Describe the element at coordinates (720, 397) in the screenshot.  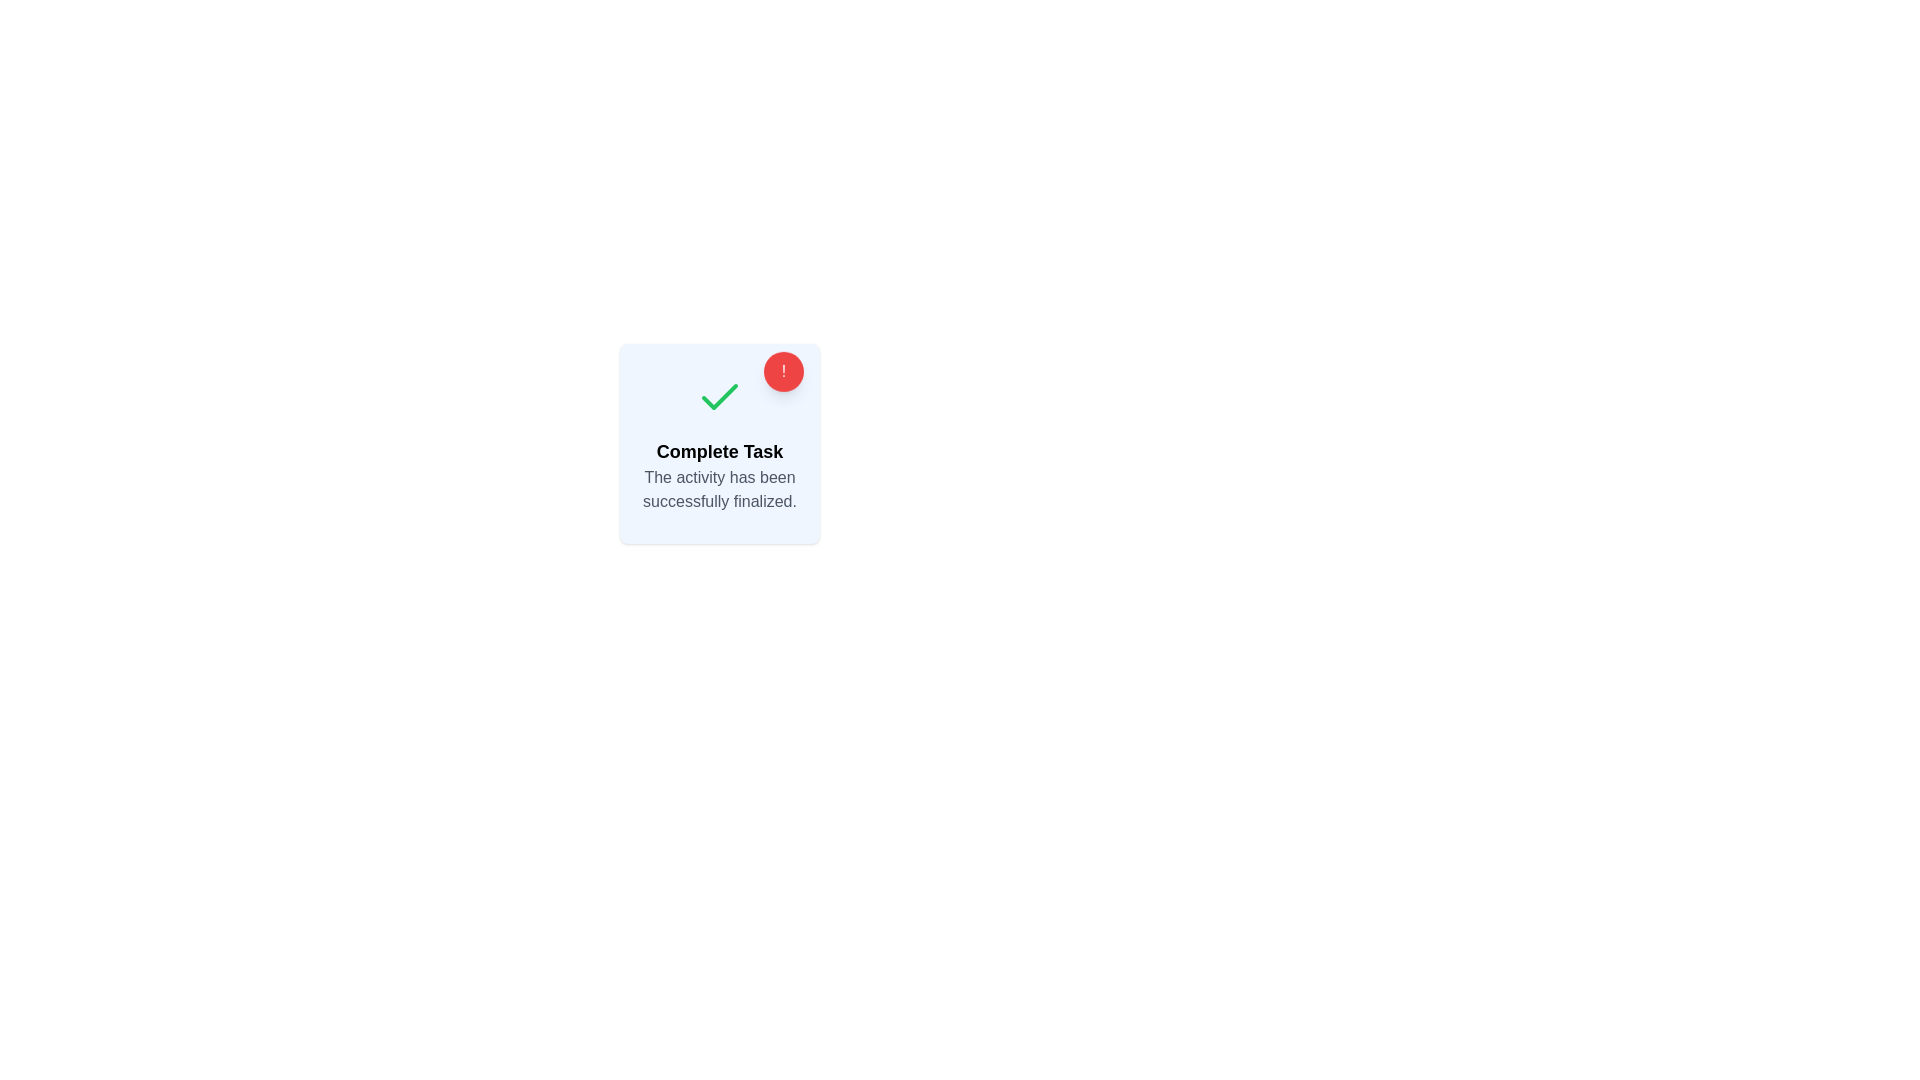
I see `the green check mark icon representing completion, which is centered above the text 'Complete Task'` at that location.